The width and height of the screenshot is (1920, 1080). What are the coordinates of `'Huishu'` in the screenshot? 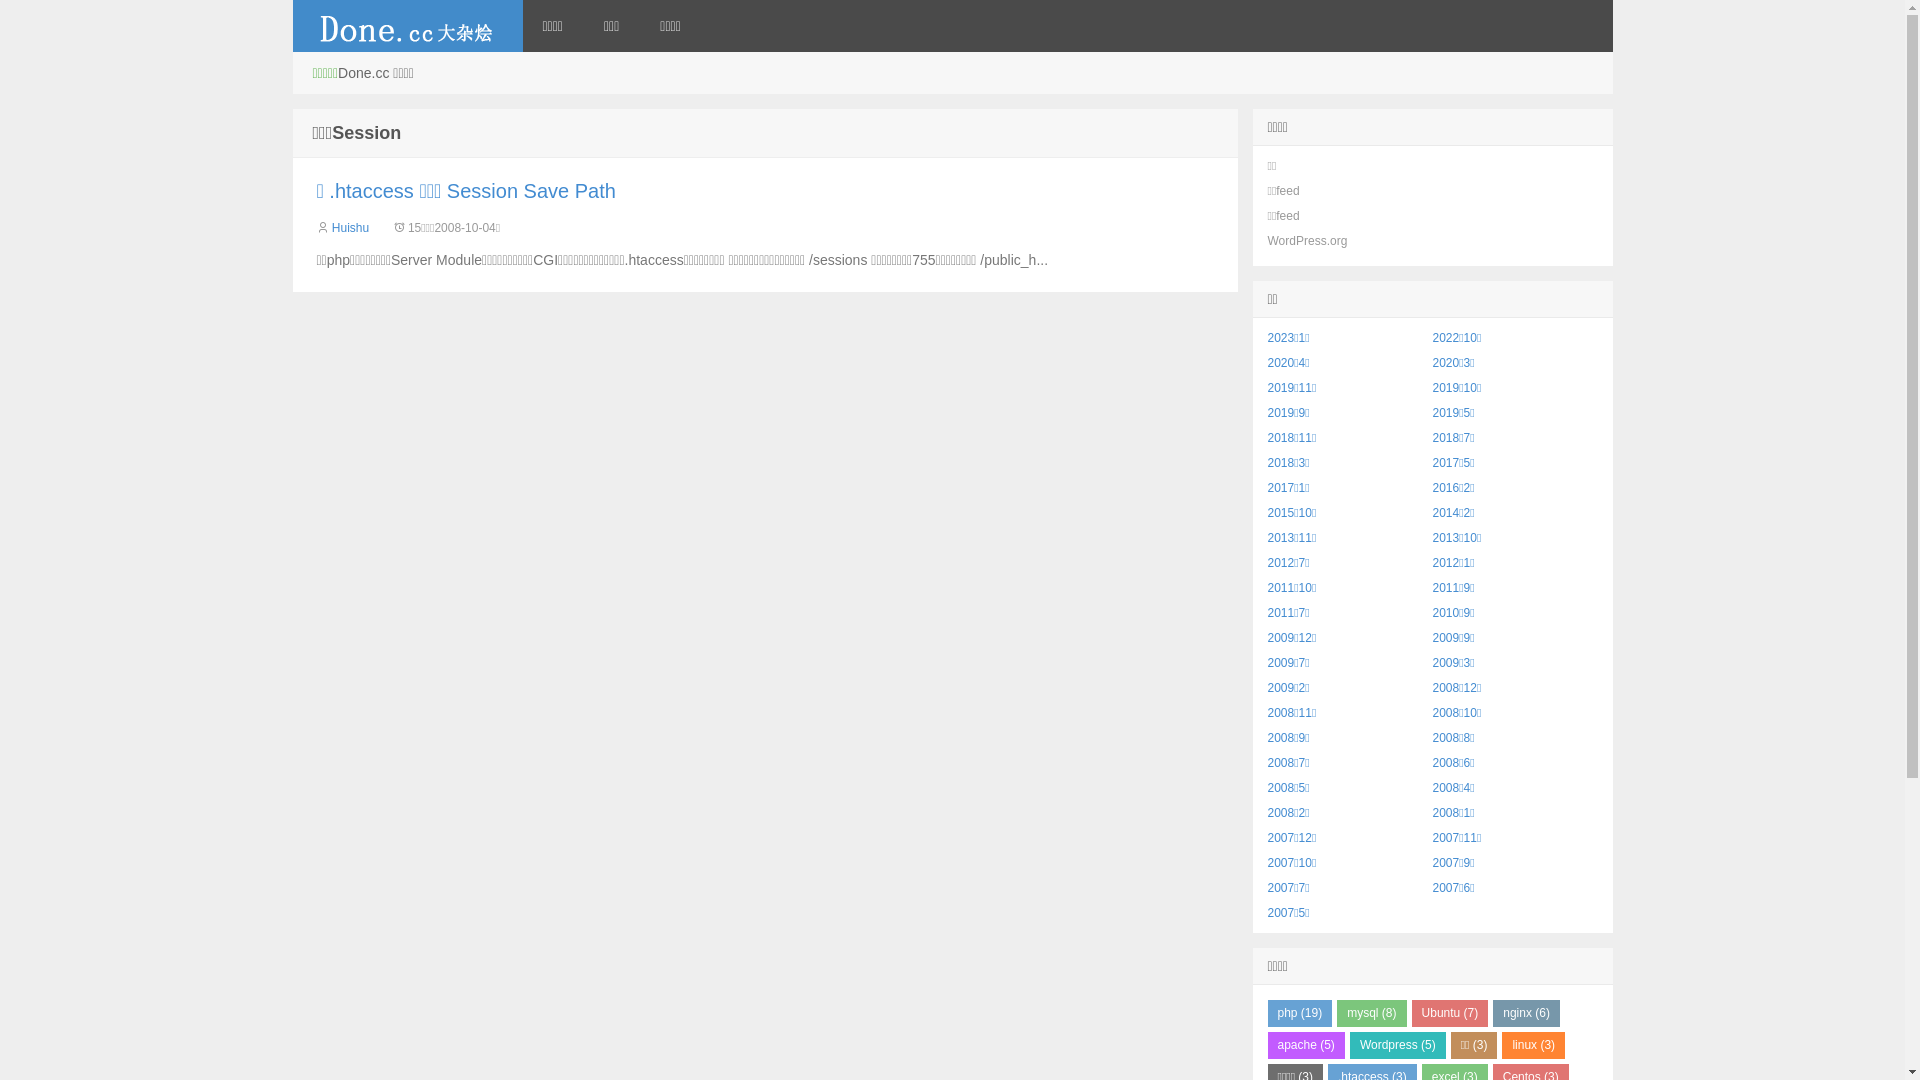 It's located at (350, 226).